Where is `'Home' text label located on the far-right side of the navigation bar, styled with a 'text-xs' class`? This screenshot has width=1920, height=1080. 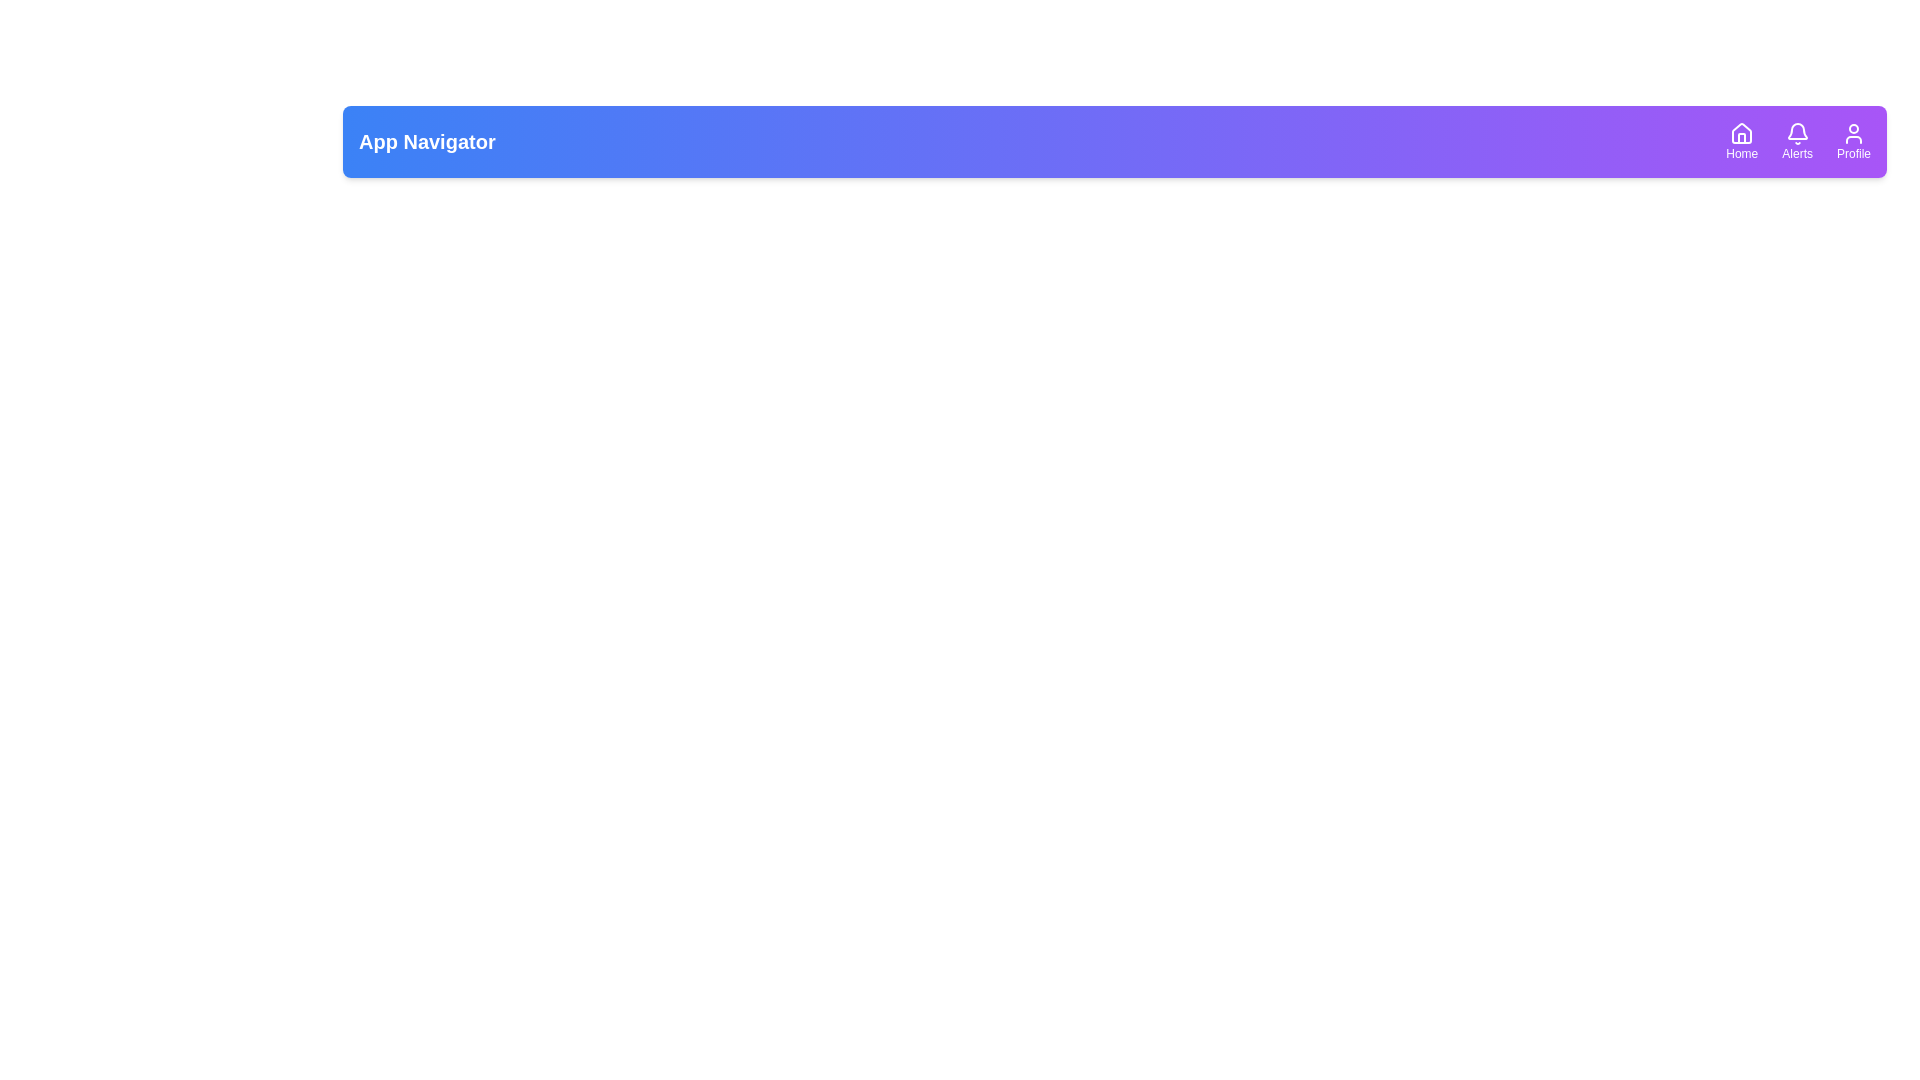
'Home' text label located on the far-right side of the navigation bar, styled with a 'text-xs' class is located at coordinates (1741, 153).